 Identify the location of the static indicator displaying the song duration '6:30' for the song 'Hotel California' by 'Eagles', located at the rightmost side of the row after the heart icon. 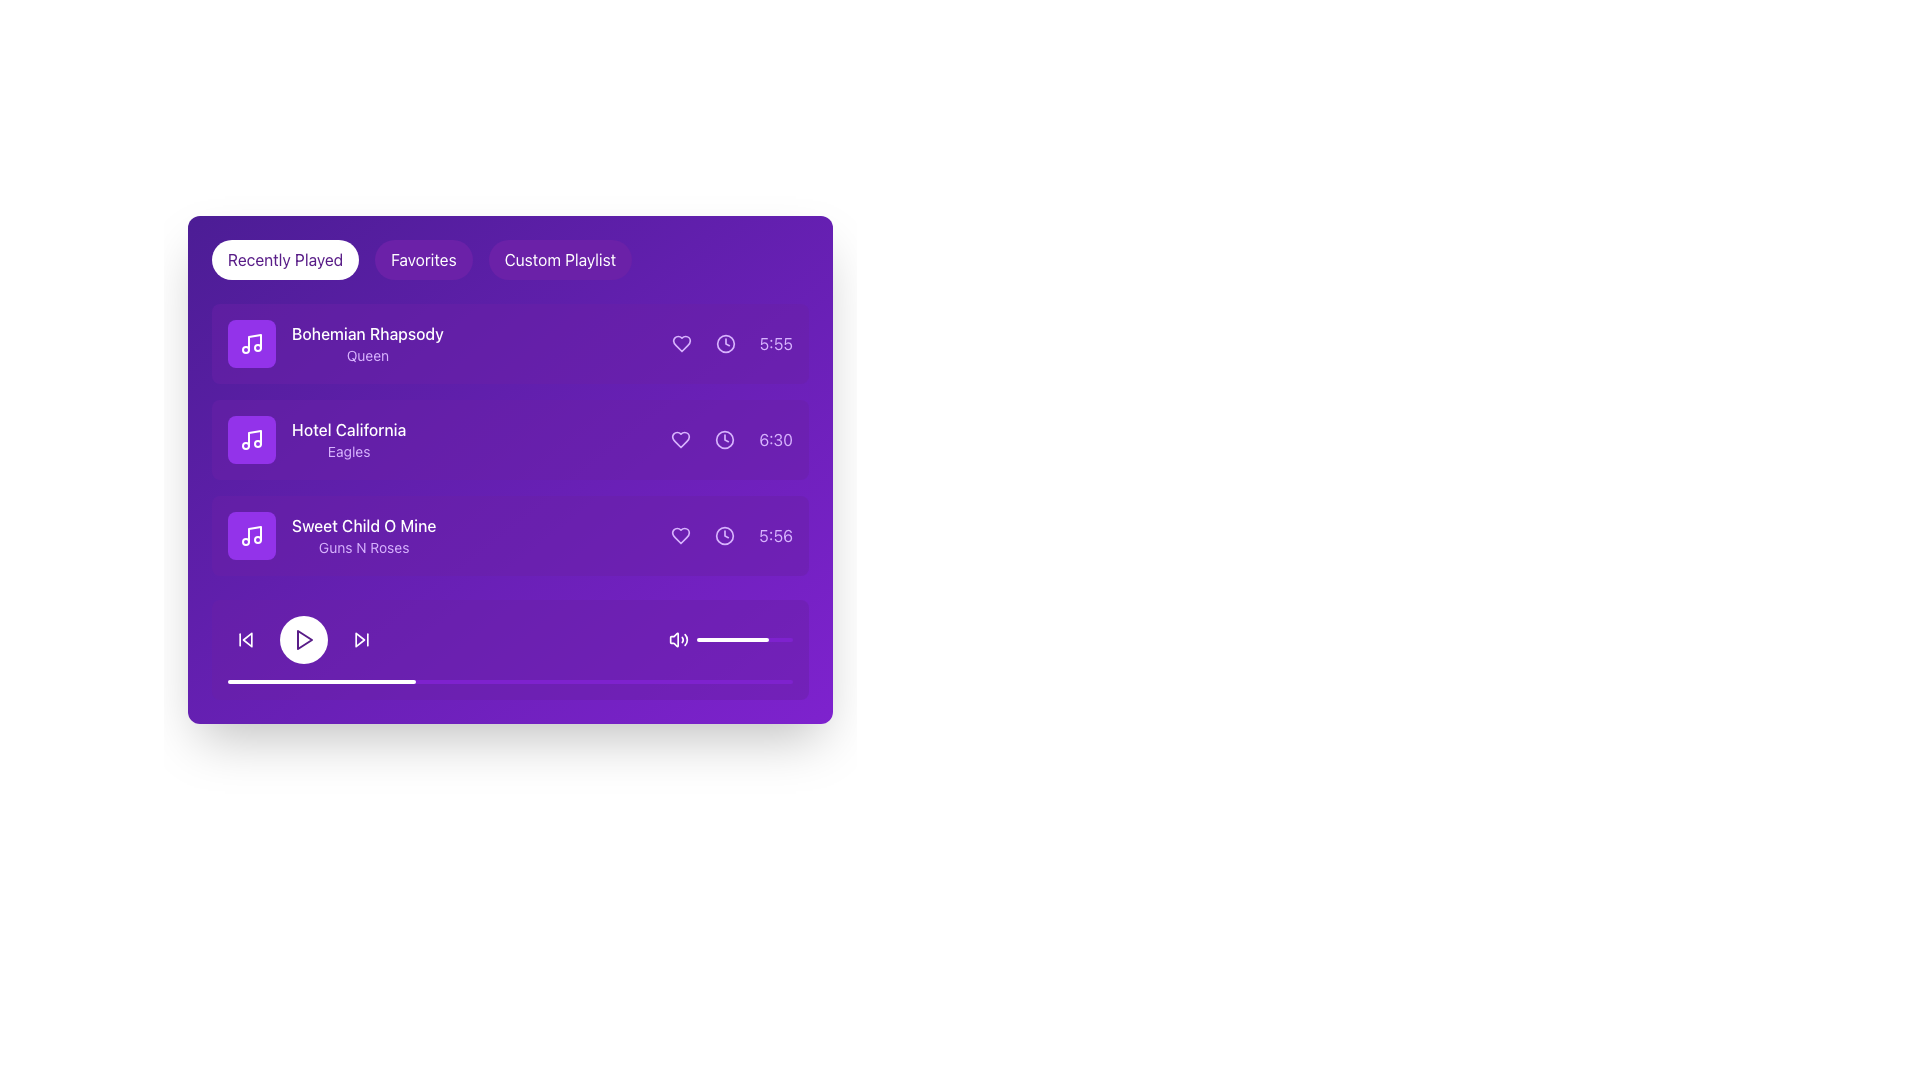
(731, 438).